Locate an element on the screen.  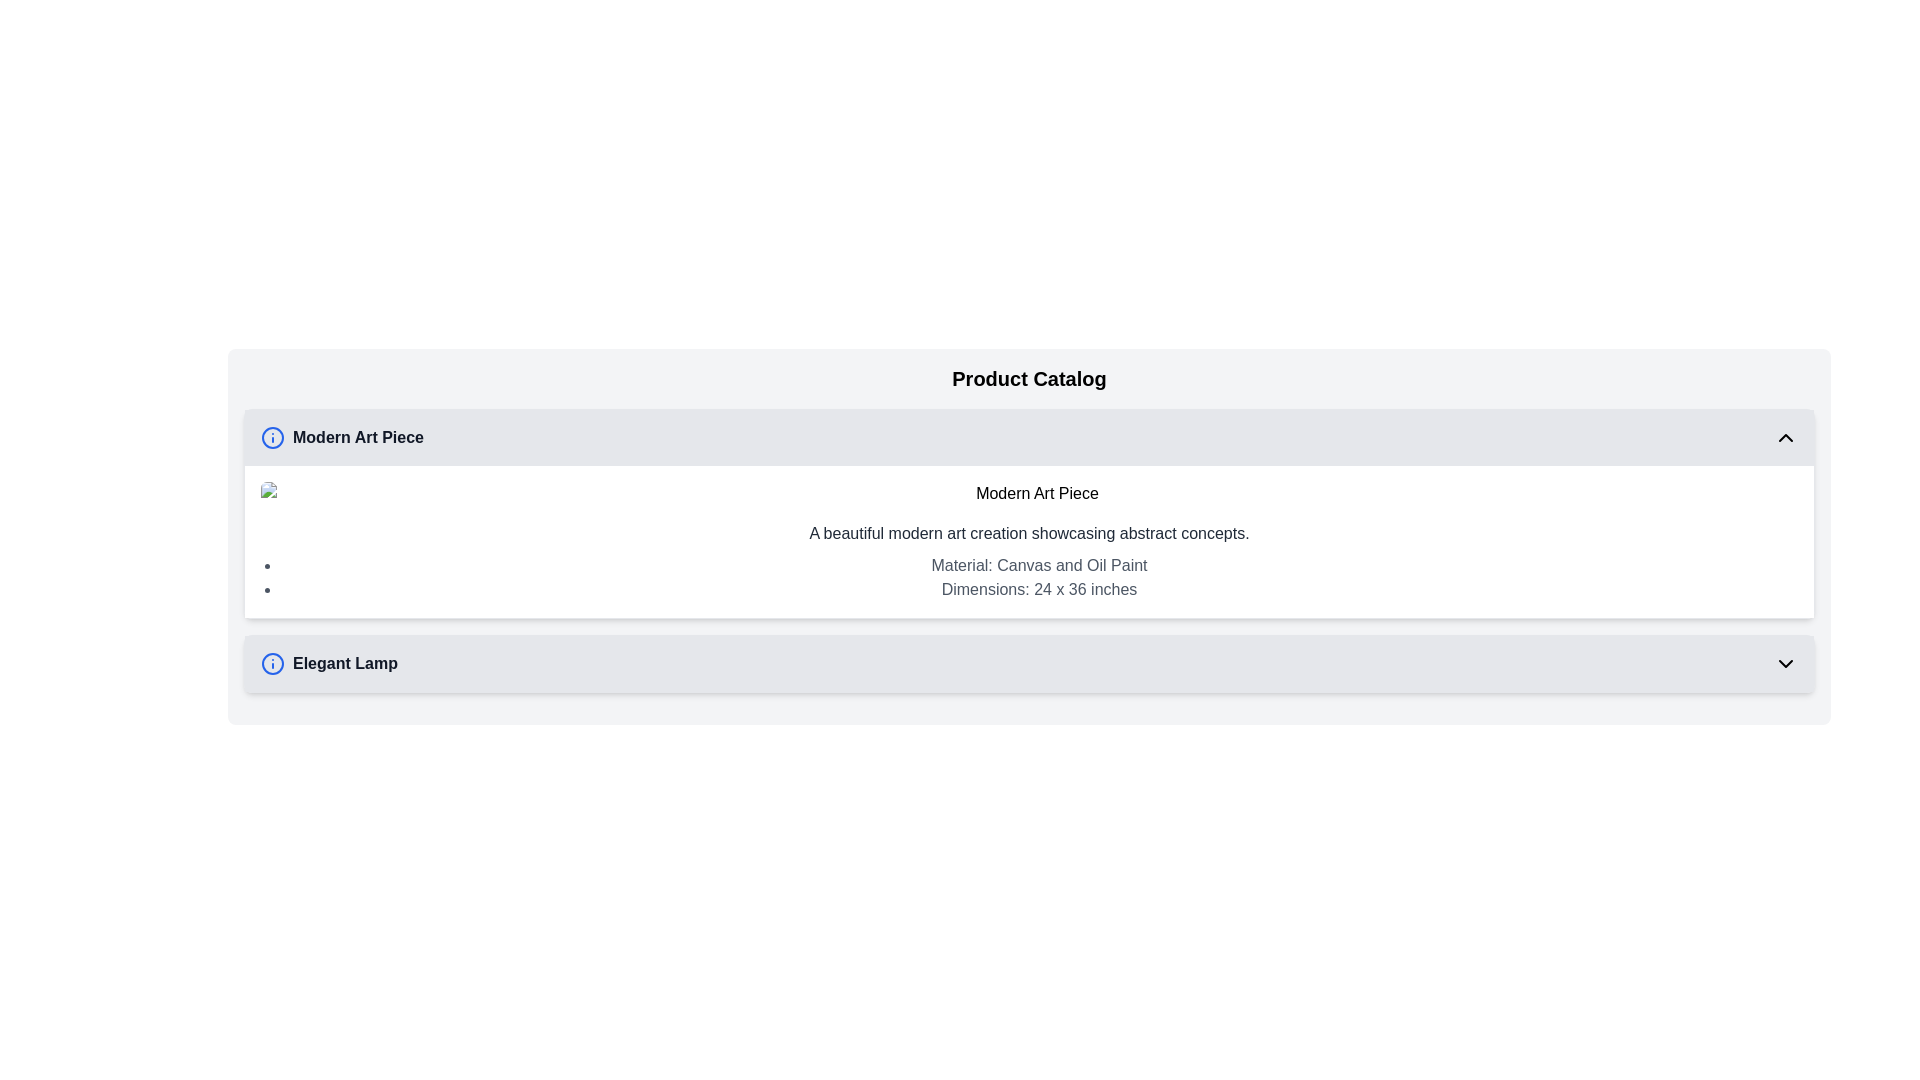
the blue circular information icon with an 'i' symbol is located at coordinates (272, 437).